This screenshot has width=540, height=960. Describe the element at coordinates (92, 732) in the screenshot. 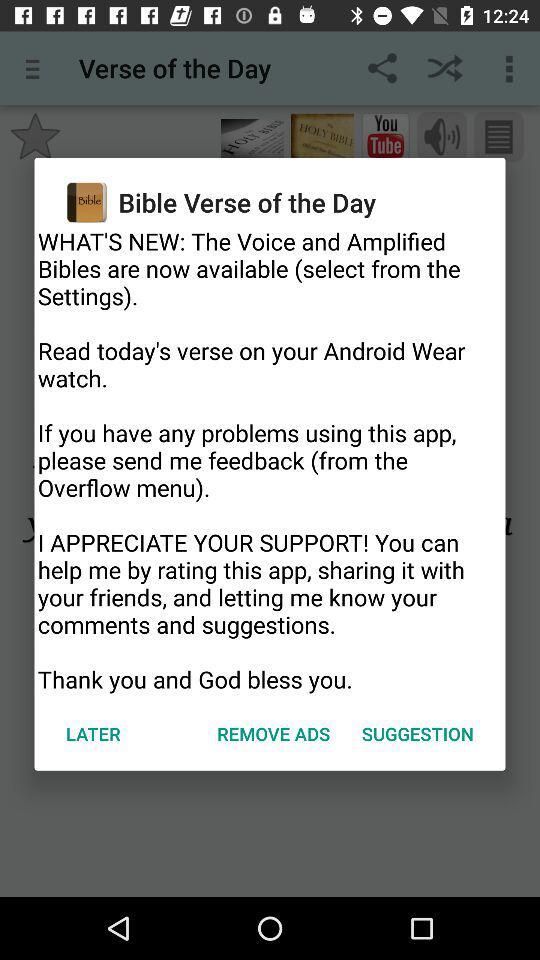

I see `the icon to the left of remove ads icon` at that location.